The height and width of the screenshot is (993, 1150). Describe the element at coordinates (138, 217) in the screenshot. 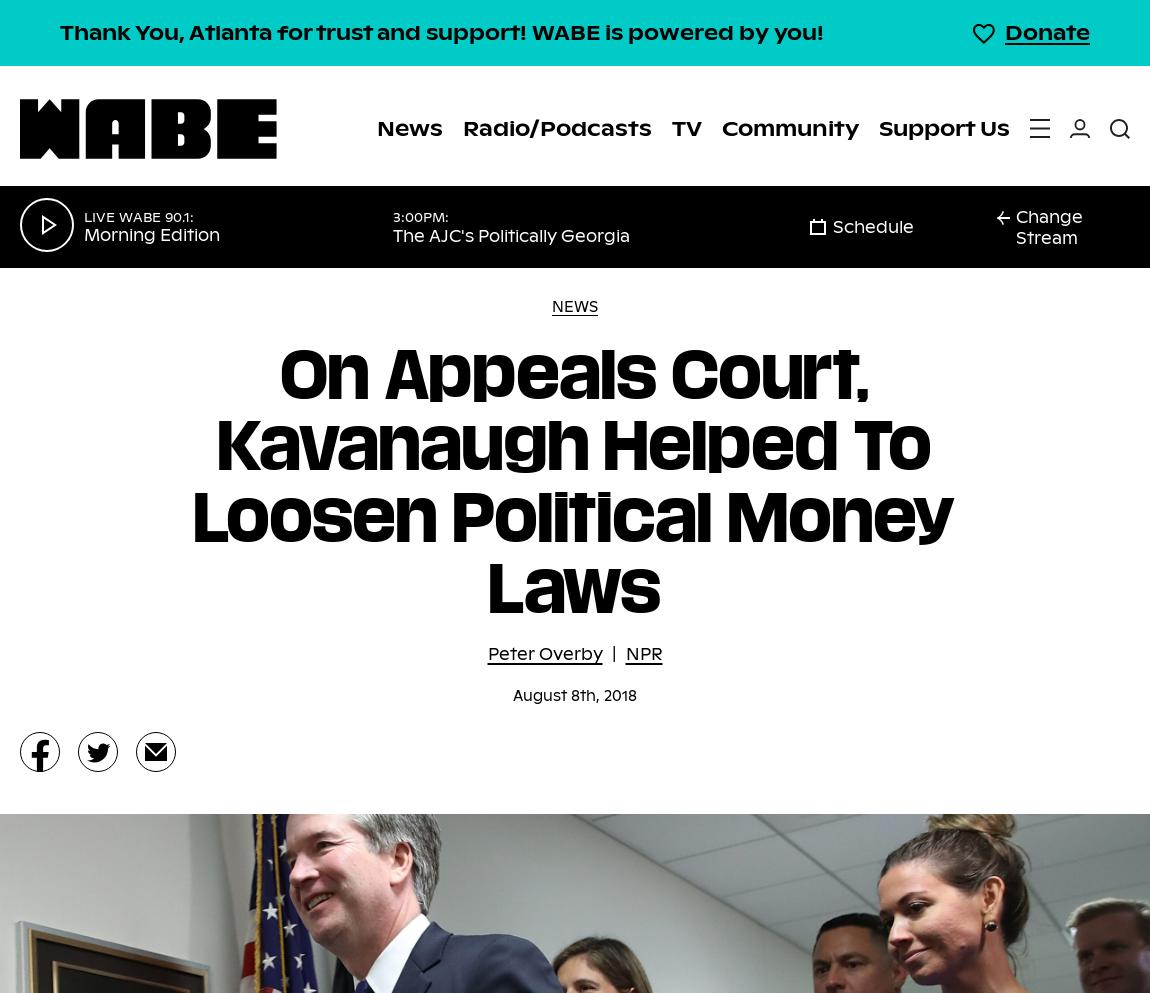

I see `'Live WABE 90.1:'` at that location.